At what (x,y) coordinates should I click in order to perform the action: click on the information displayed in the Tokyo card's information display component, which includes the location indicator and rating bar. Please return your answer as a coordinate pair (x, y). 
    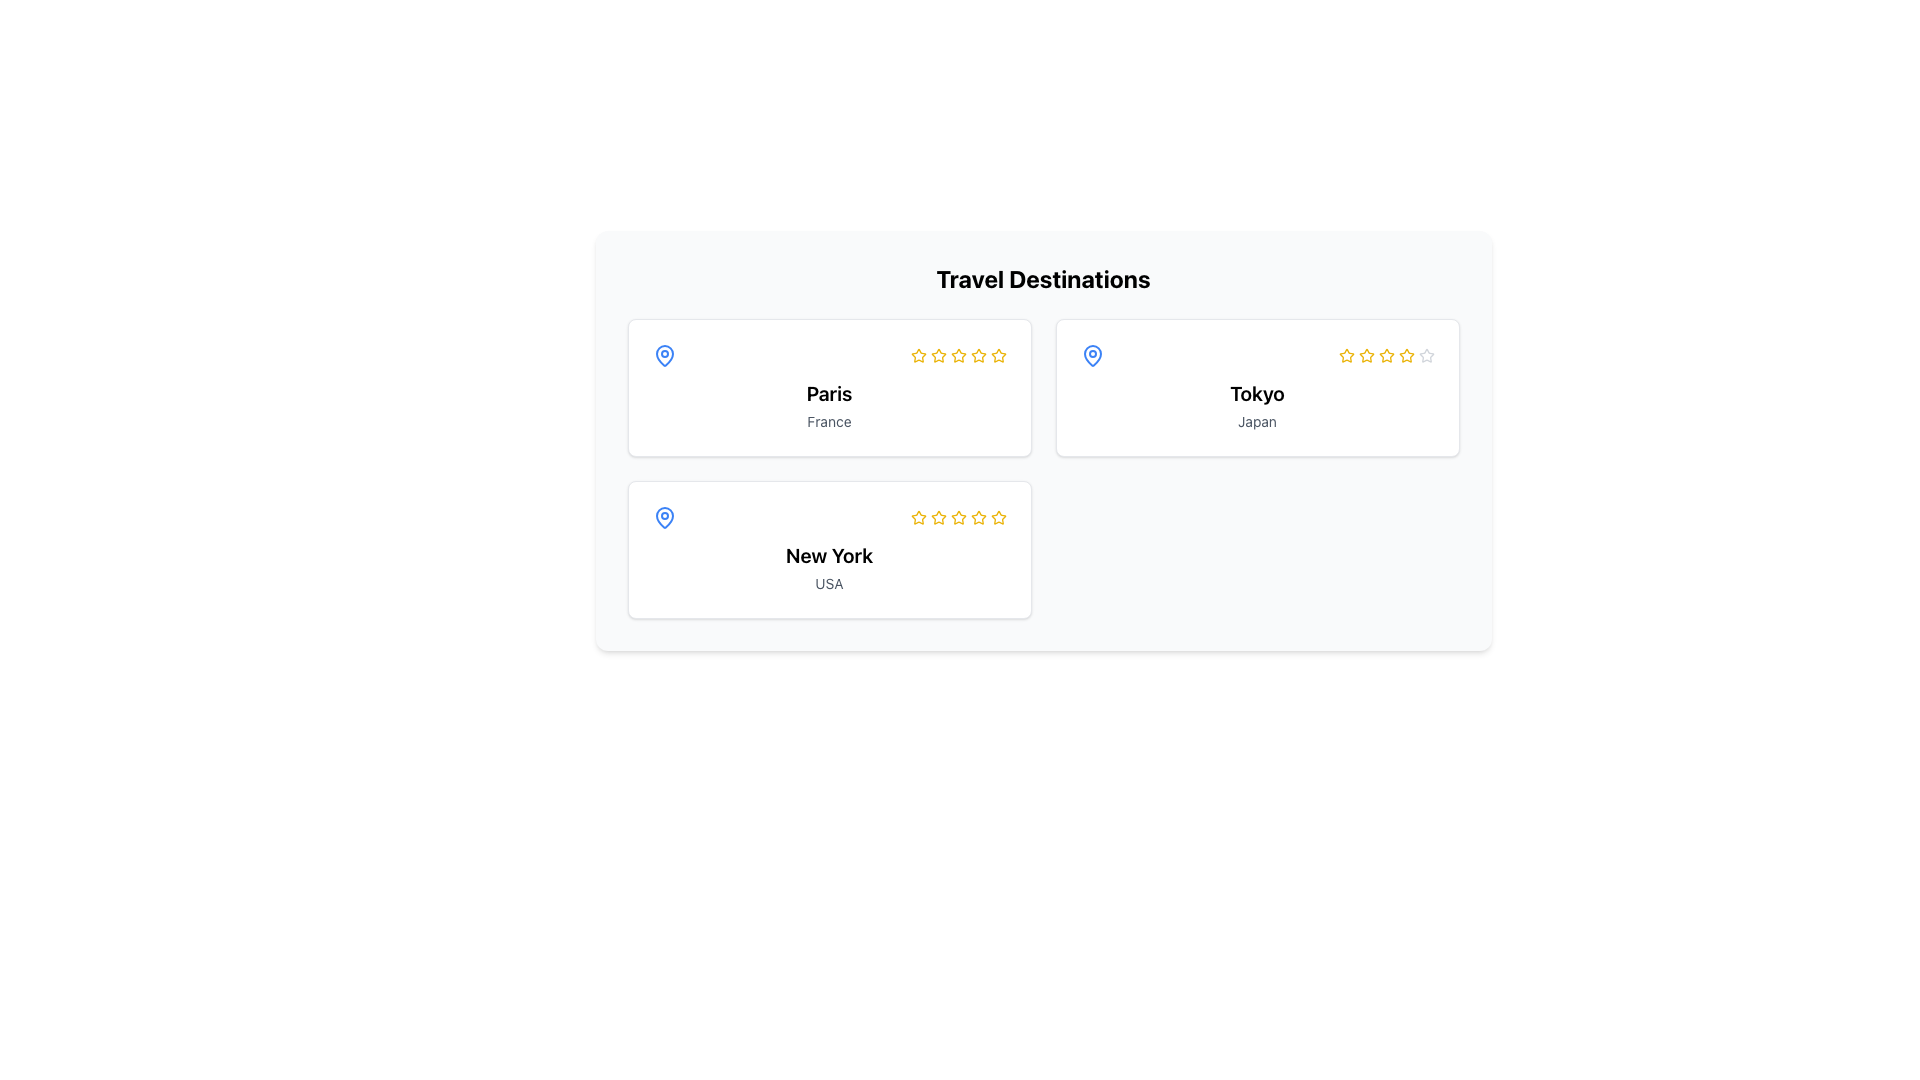
    Looking at the image, I should click on (1256, 354).